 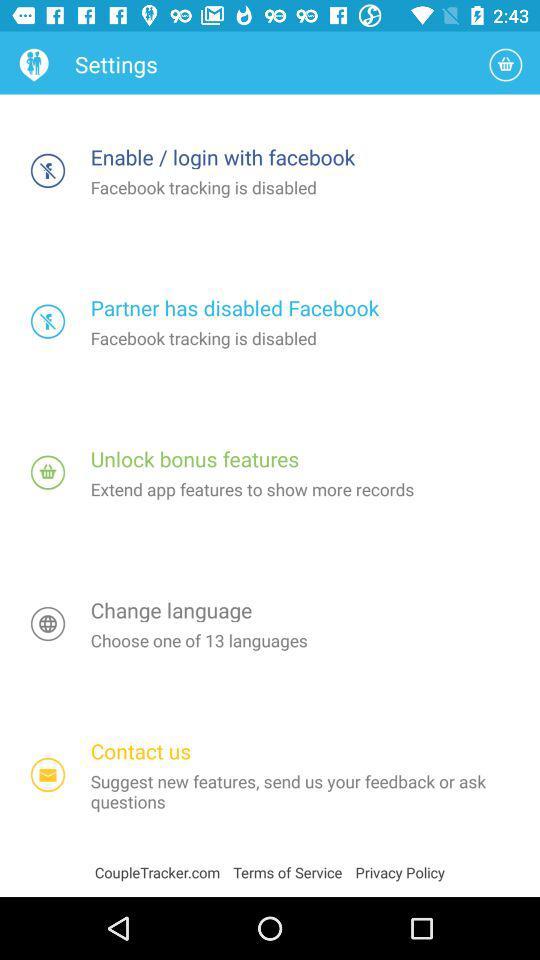 What do you see at coordinates (48, 472) in the screenshot?
I see `icon selection` at bounding box center [48, 472].